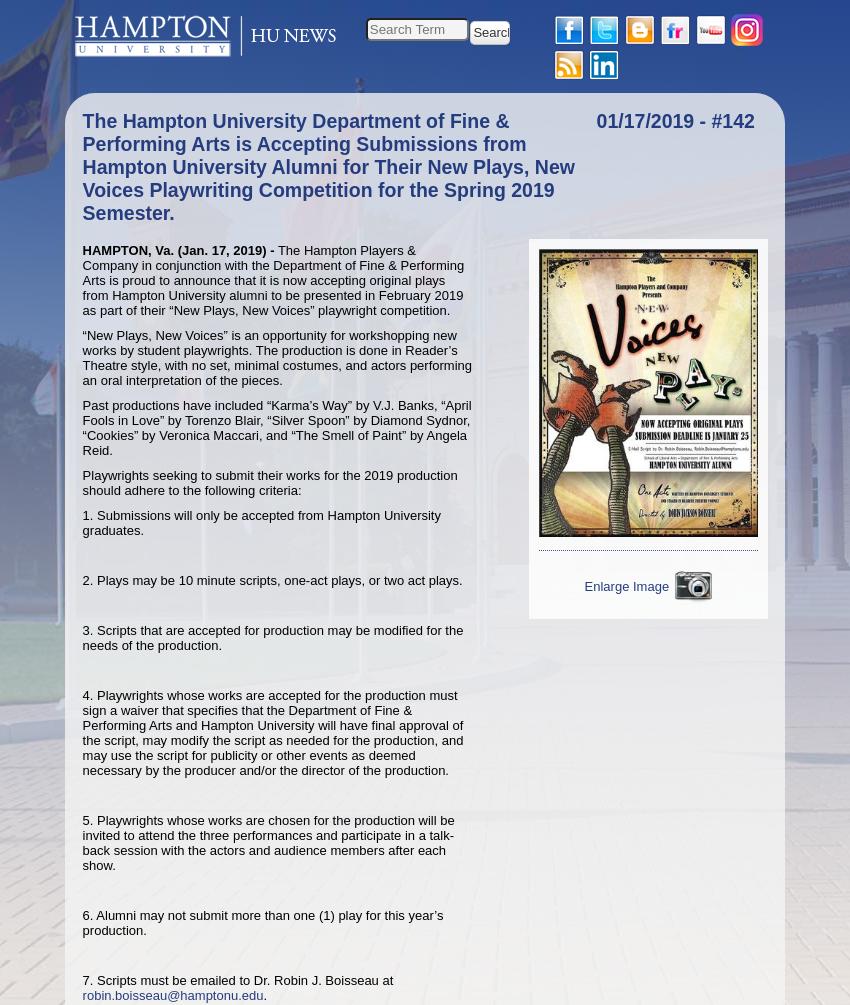  Describe the element at coordinates (276, 356) in the screenshot. I see `'“New Plays, New Voices” is an opportunity for workshopping new works by student playwrights. The production is done in Reader’s Theatre style, with no set, minimal costumes, and actors performing an oral interpretation of the pieces.'` at that location.